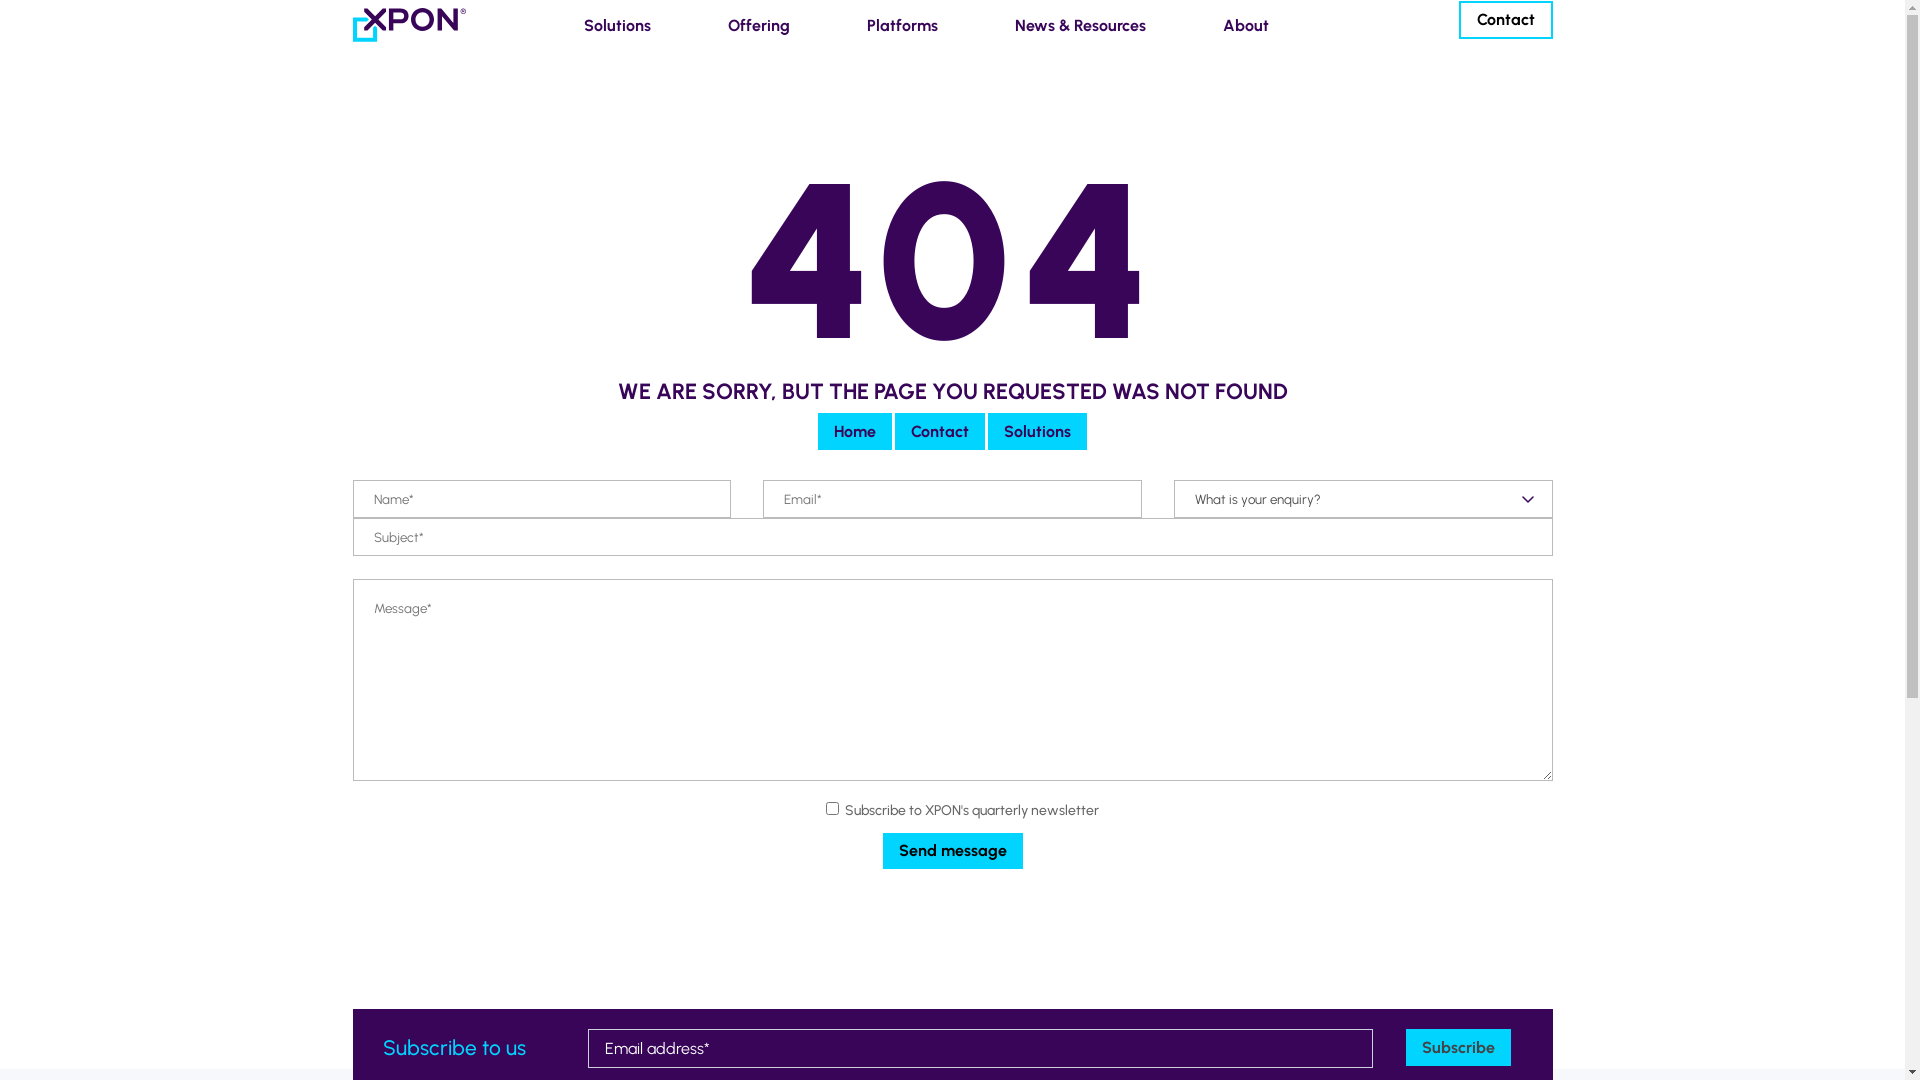 The width and height of the screenshot is (1920, 1080). I want to click on 'Contact', so click(939, 430).